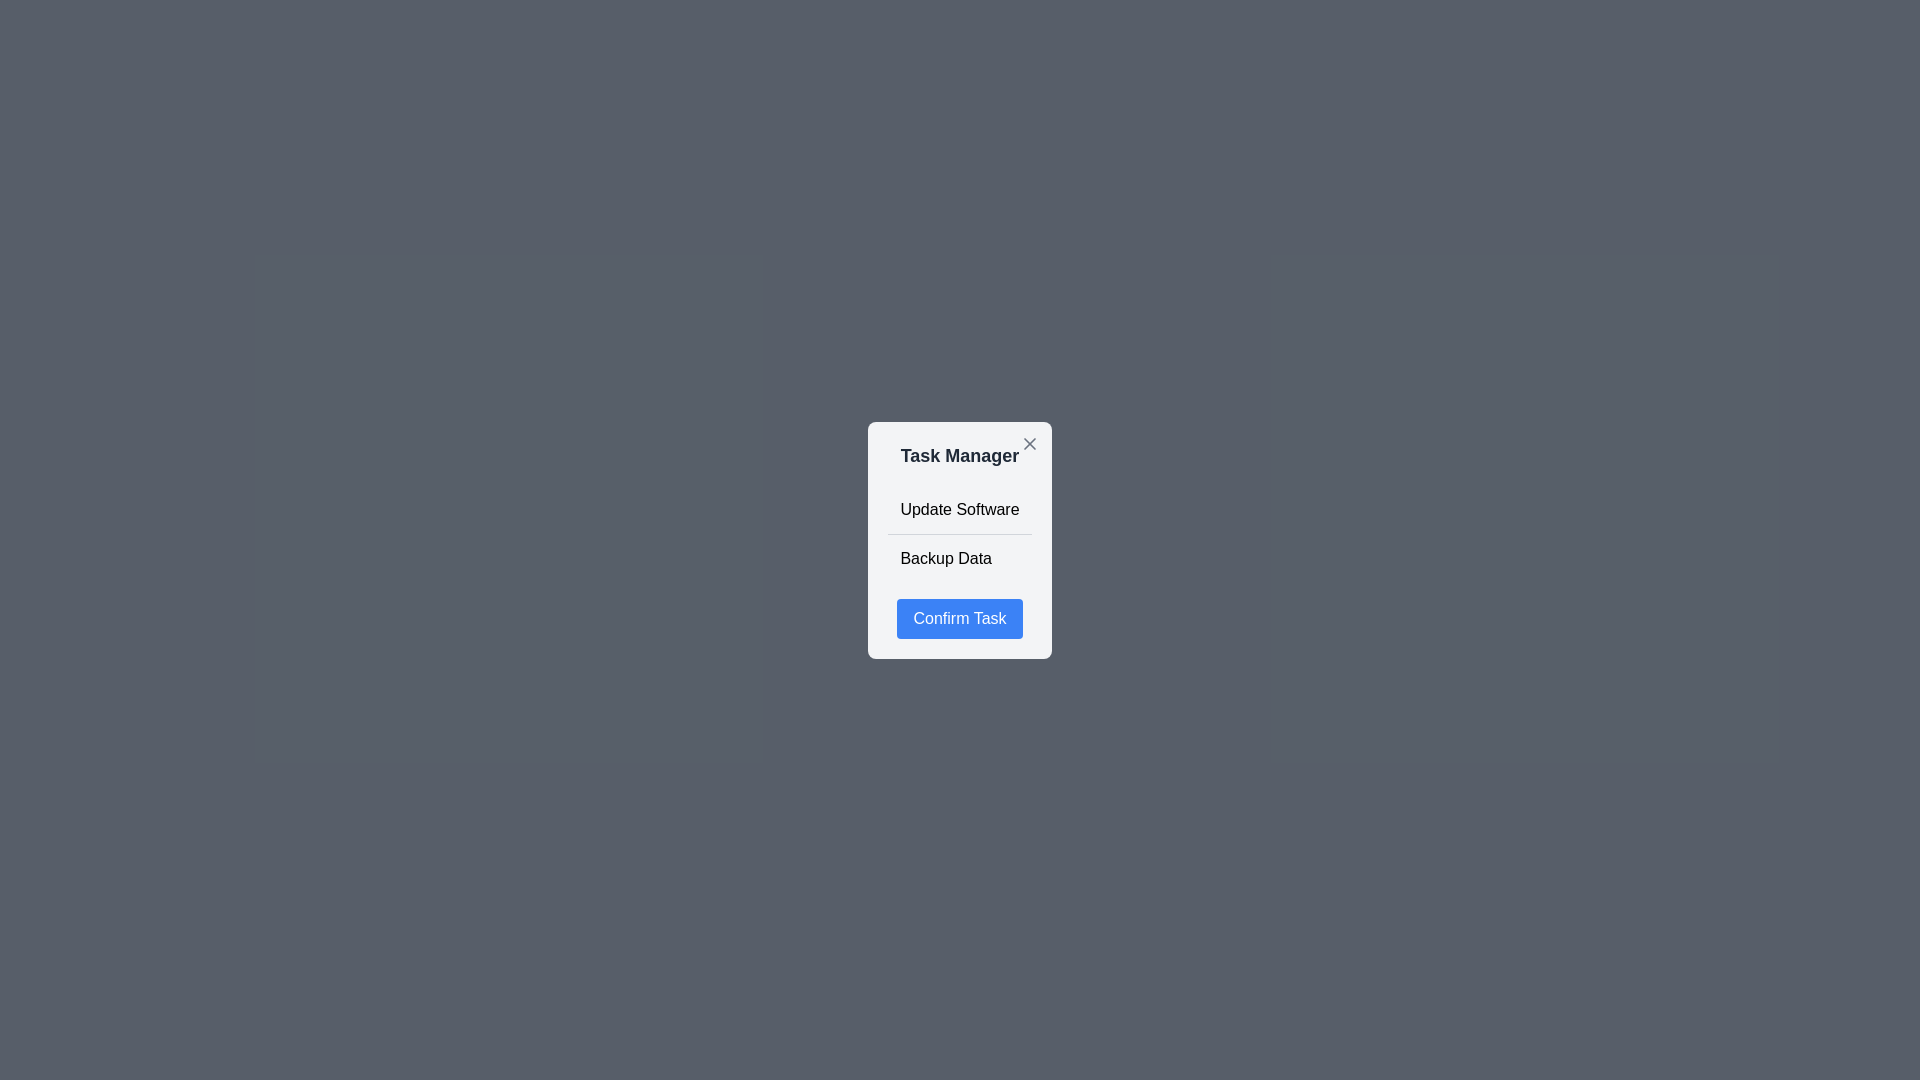 The width and height of the screenshot is (1920, 1080). I want to click on close button to dismiss the dialog, so click(1029, 442).